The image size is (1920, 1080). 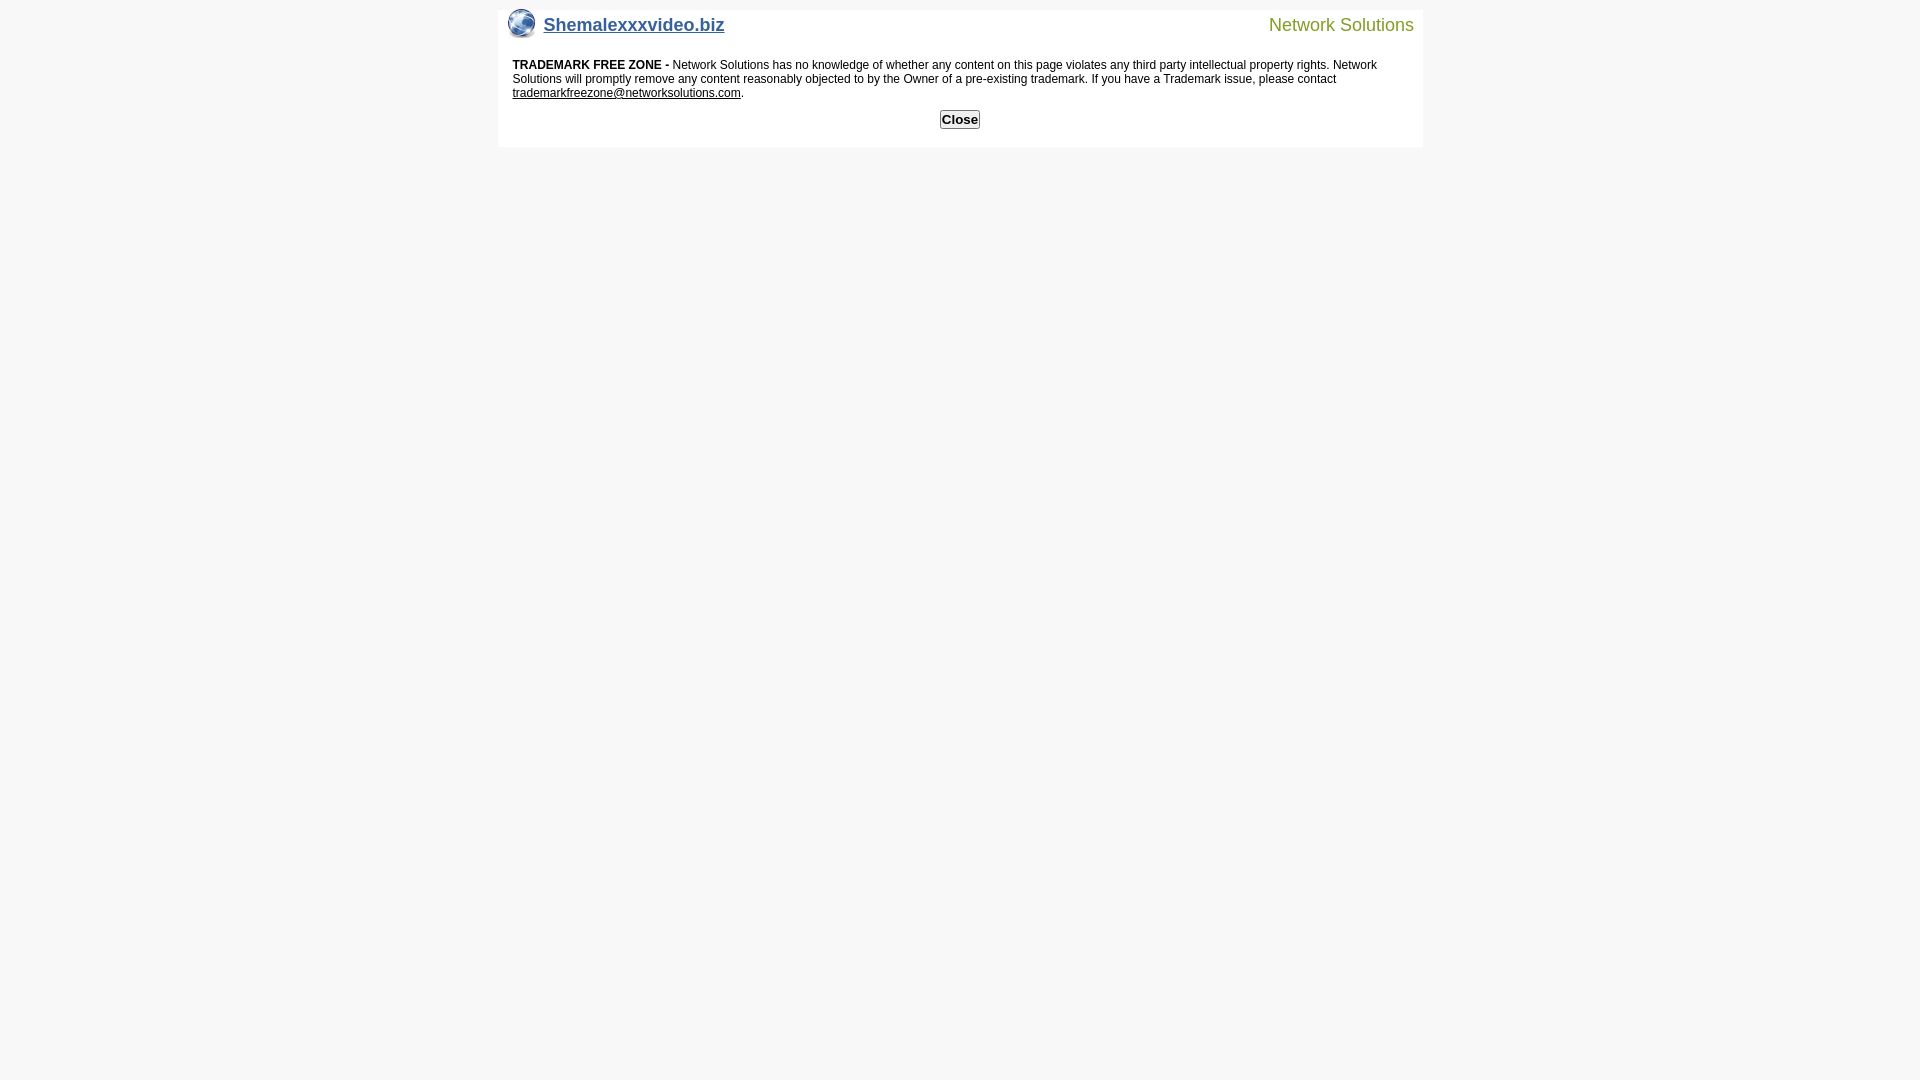 What do you see at coordinates (615, 29) in the screenshot?
I see `'Shemalexxxvideo.biz'` at bounding box center [615, 29].